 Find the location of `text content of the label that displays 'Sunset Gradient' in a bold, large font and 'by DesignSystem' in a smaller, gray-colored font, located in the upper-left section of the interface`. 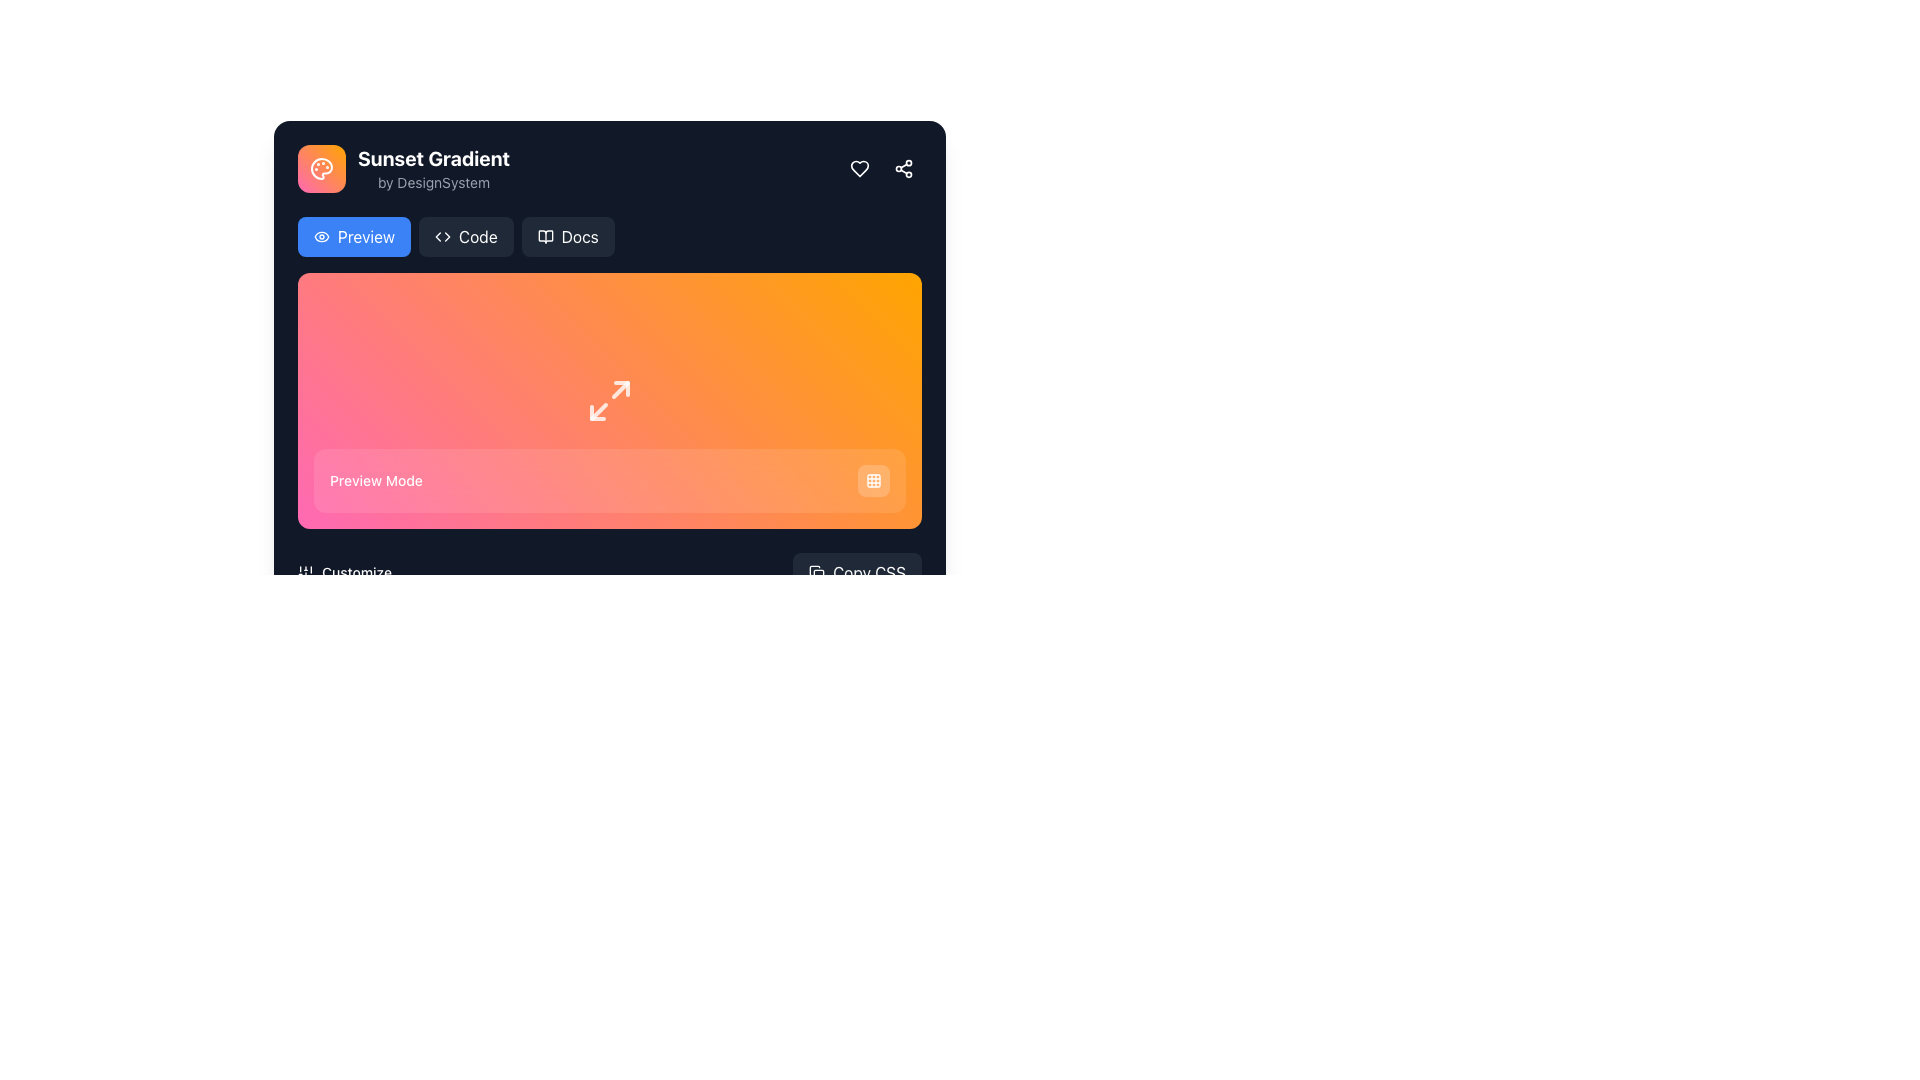

text content of the label that displays 'Sunset Gradient' in a bold, large font and 'by DesignSystem' in a smaller, gray-colored font, located in the upper-left section of the interface is located at coordinates (433, 168).